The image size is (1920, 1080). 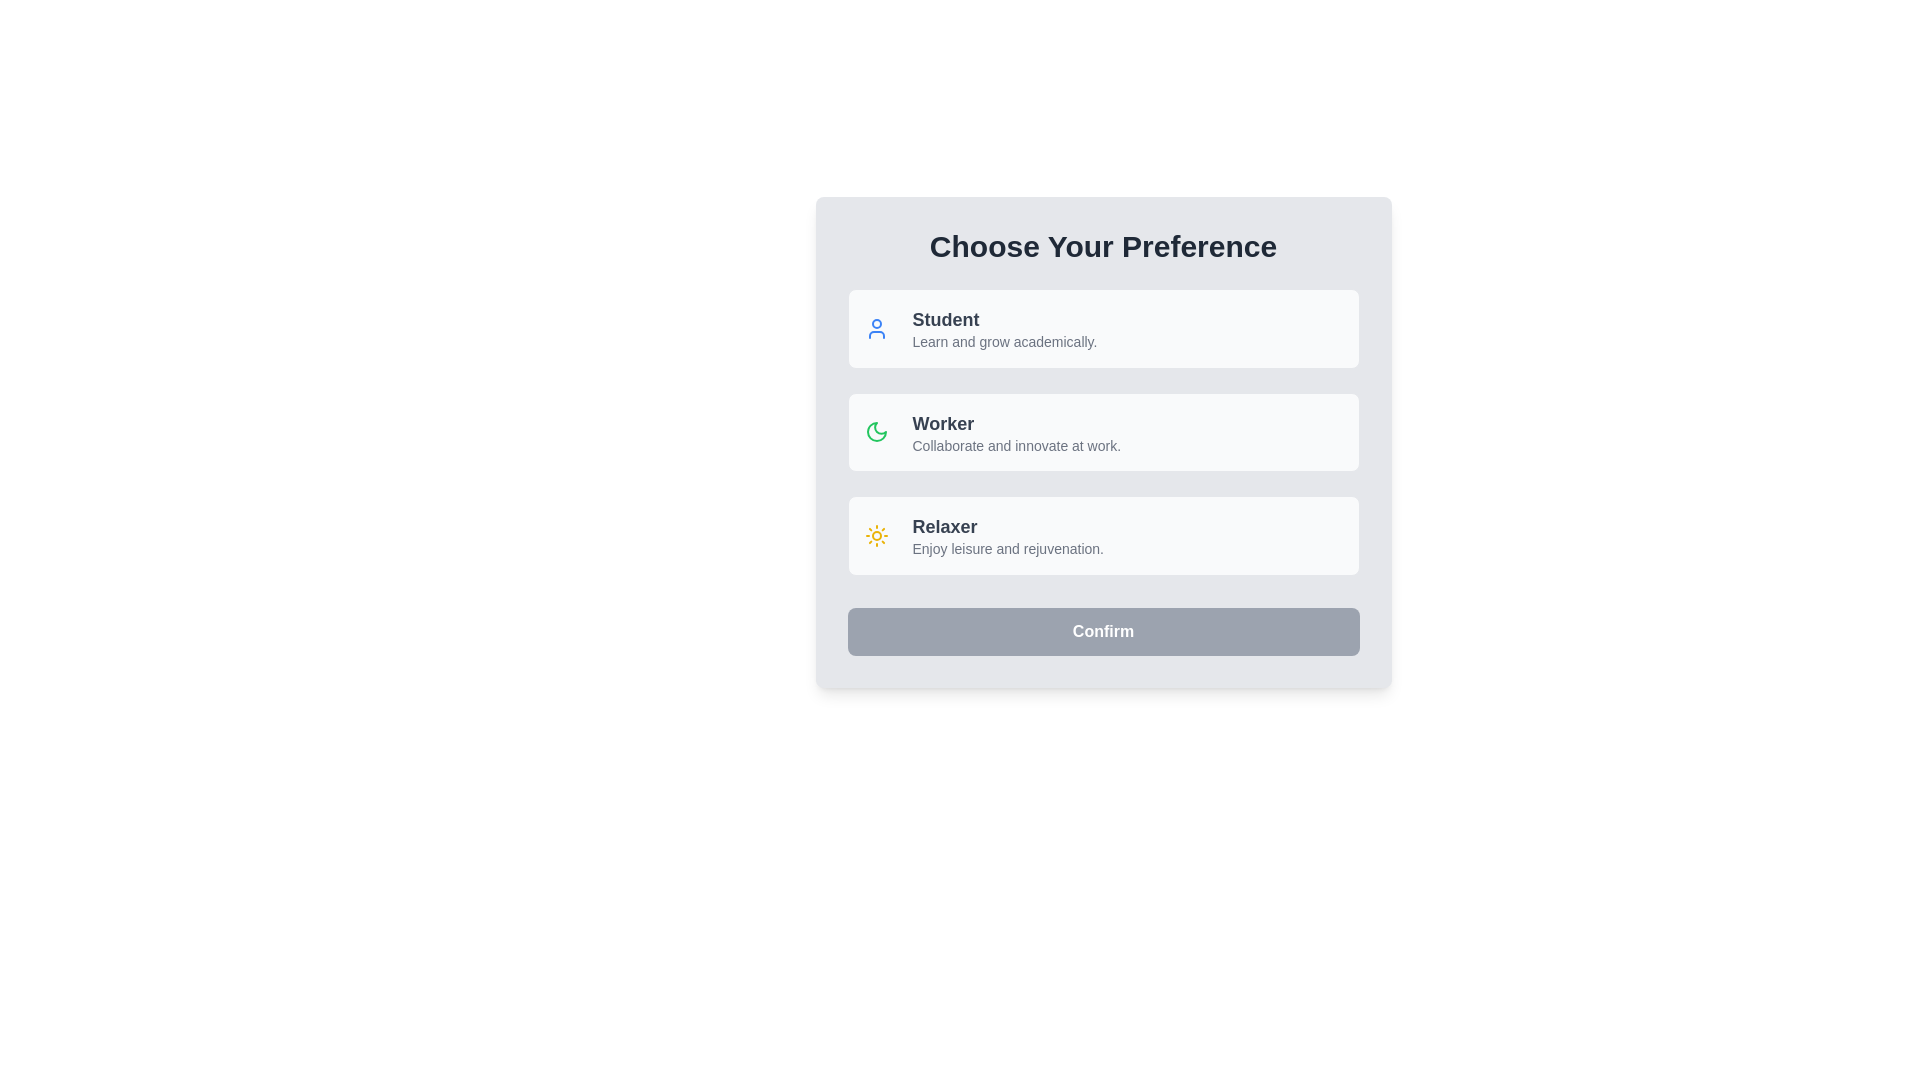 I want to click on the second selectable card labeled 'Worker' in the preference selection list, so click(x=1102, y=431).